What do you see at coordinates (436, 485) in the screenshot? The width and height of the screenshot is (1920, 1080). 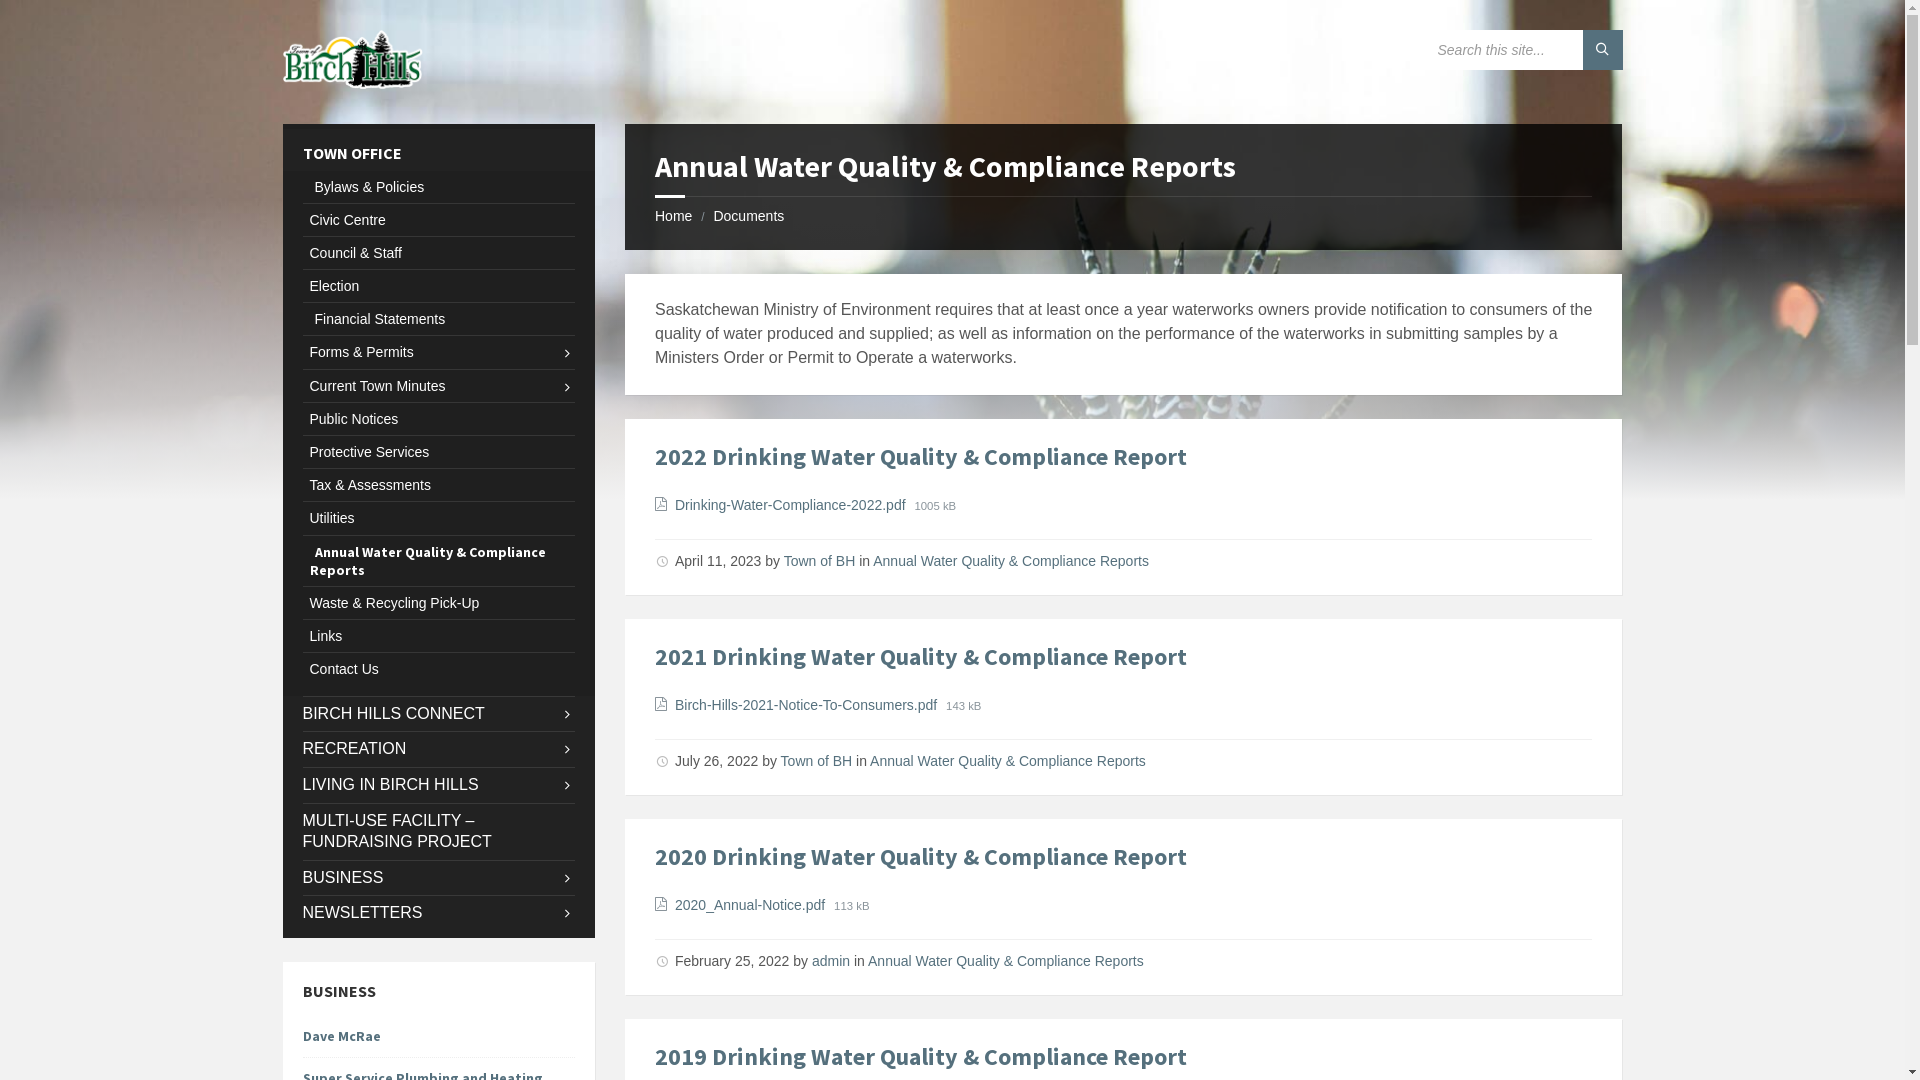 I see `'Tax & Assessments'` at bounding box center [436, 485].